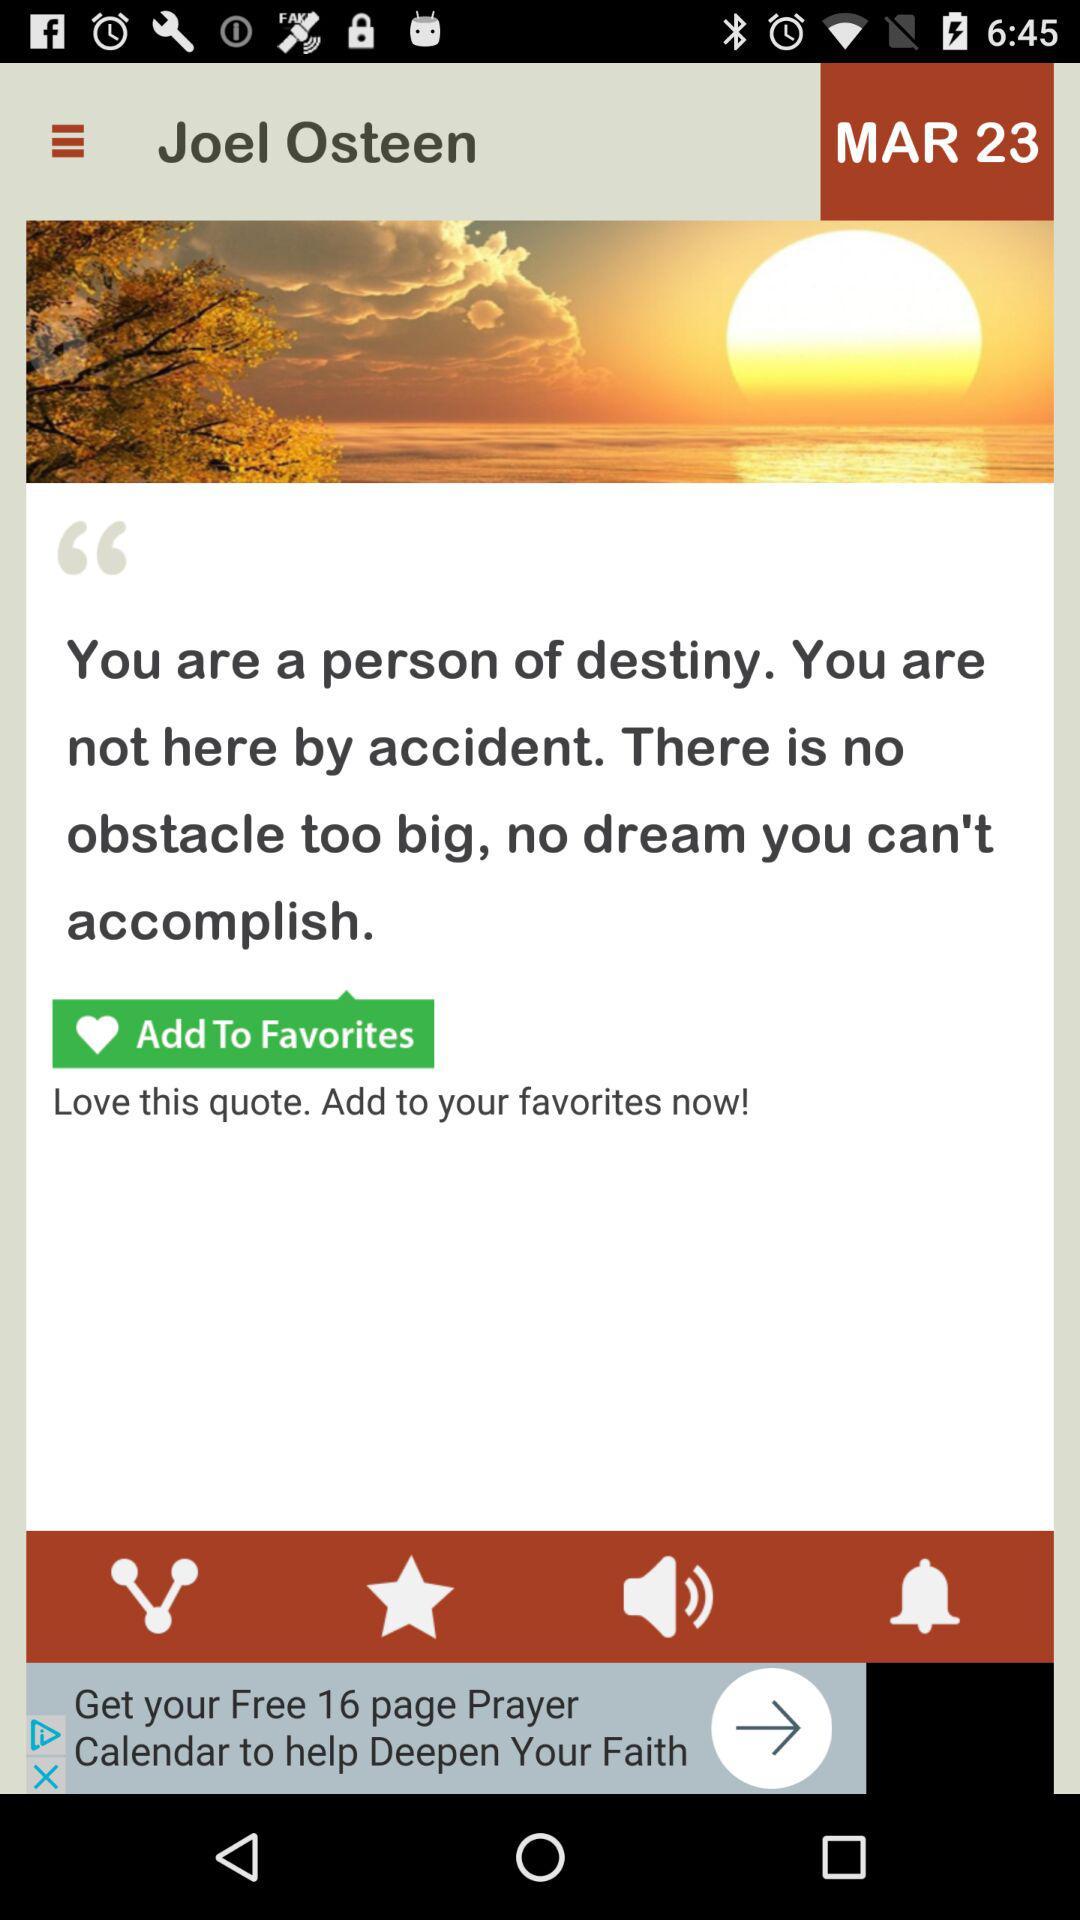  Describe the element at coordinates (66, 150) in the screenshot. I see `the menu icon` at that location.